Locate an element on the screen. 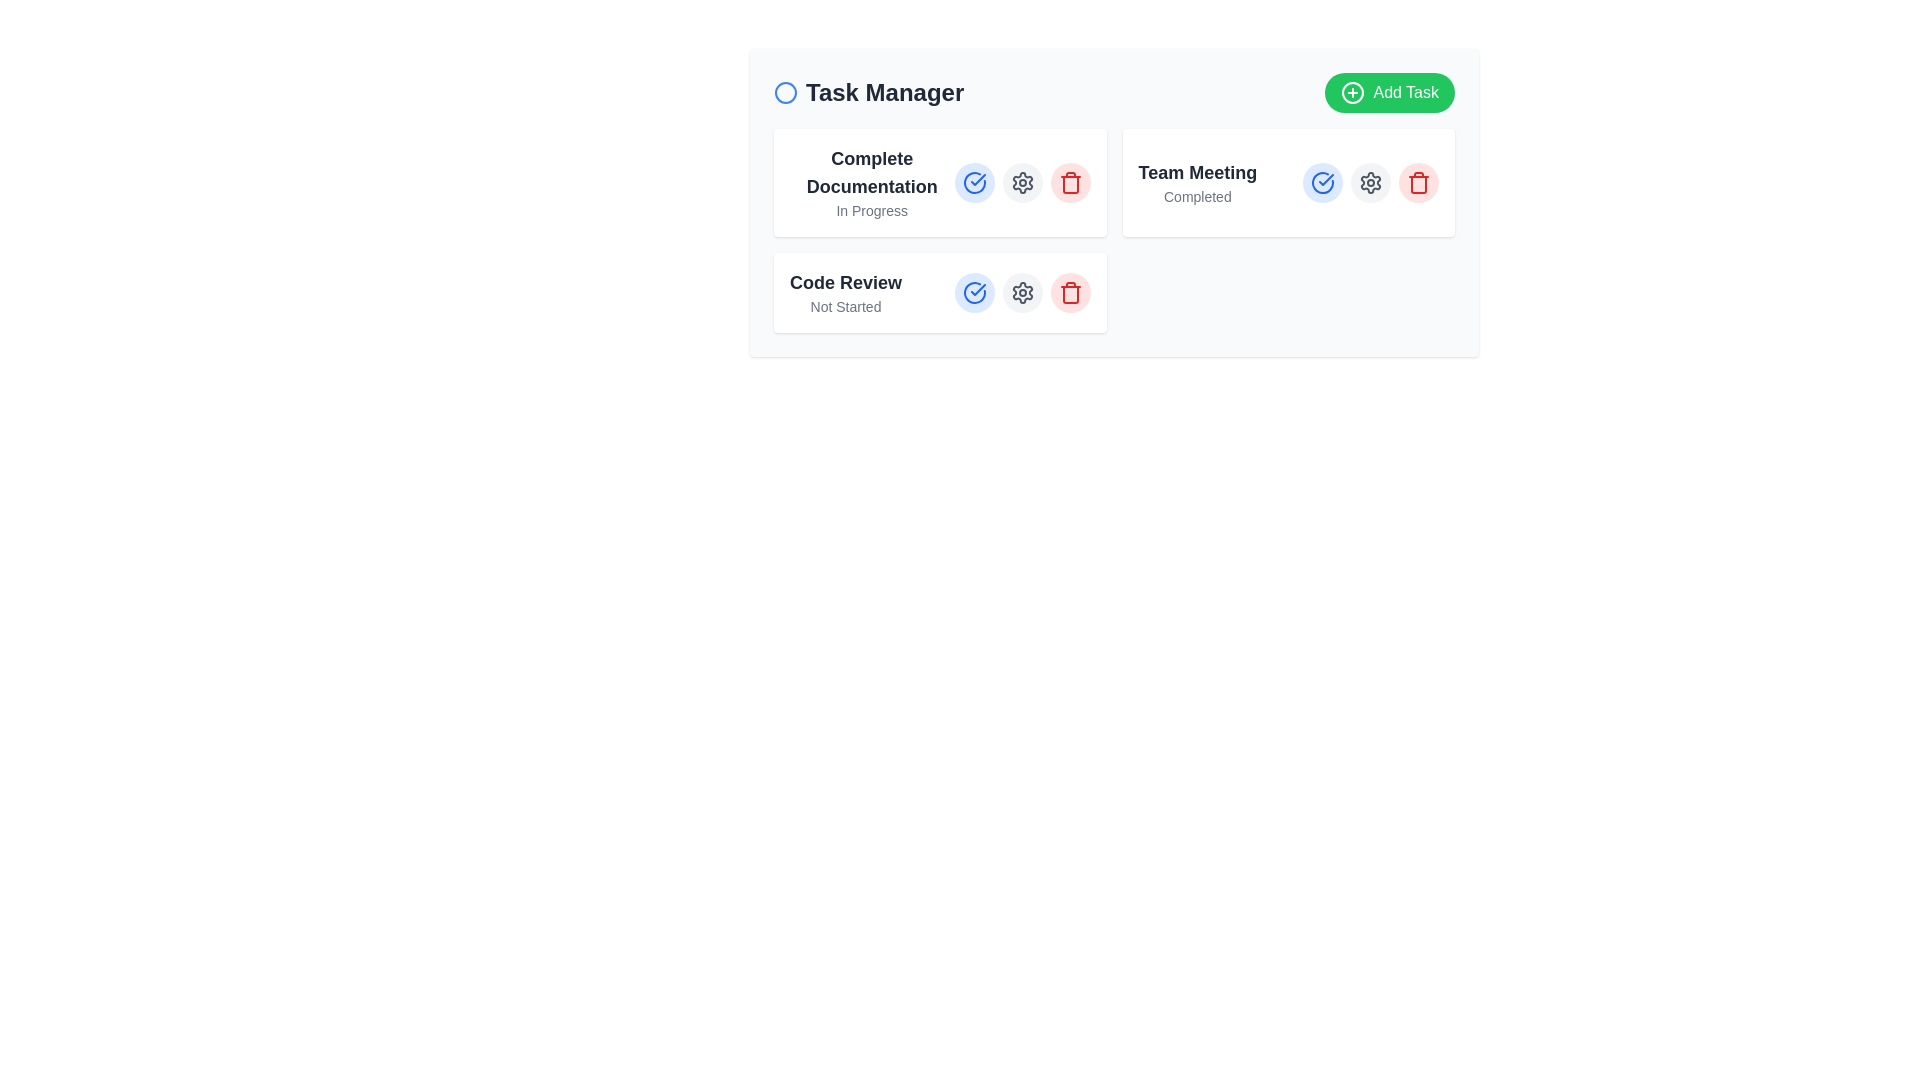 The height and width of the screenshot is (1080, 1920). the decorative Icon component located at the top left of the Task Manager header is located at coordinates (785, 92).